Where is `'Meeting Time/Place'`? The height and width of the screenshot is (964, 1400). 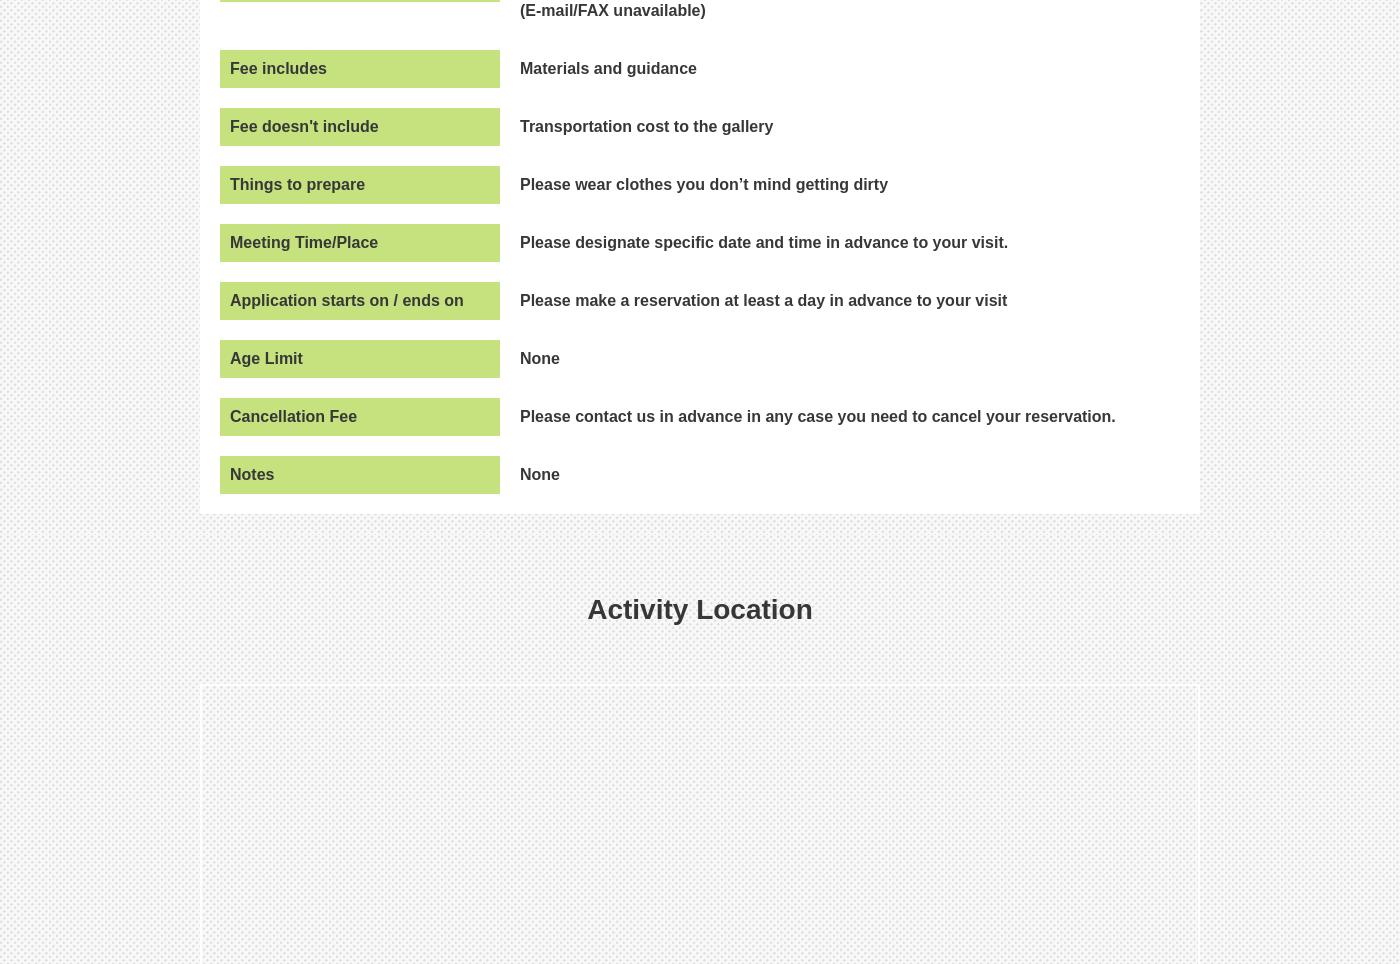 'Meeting Time/Place' is located at coordinates (303, 241).